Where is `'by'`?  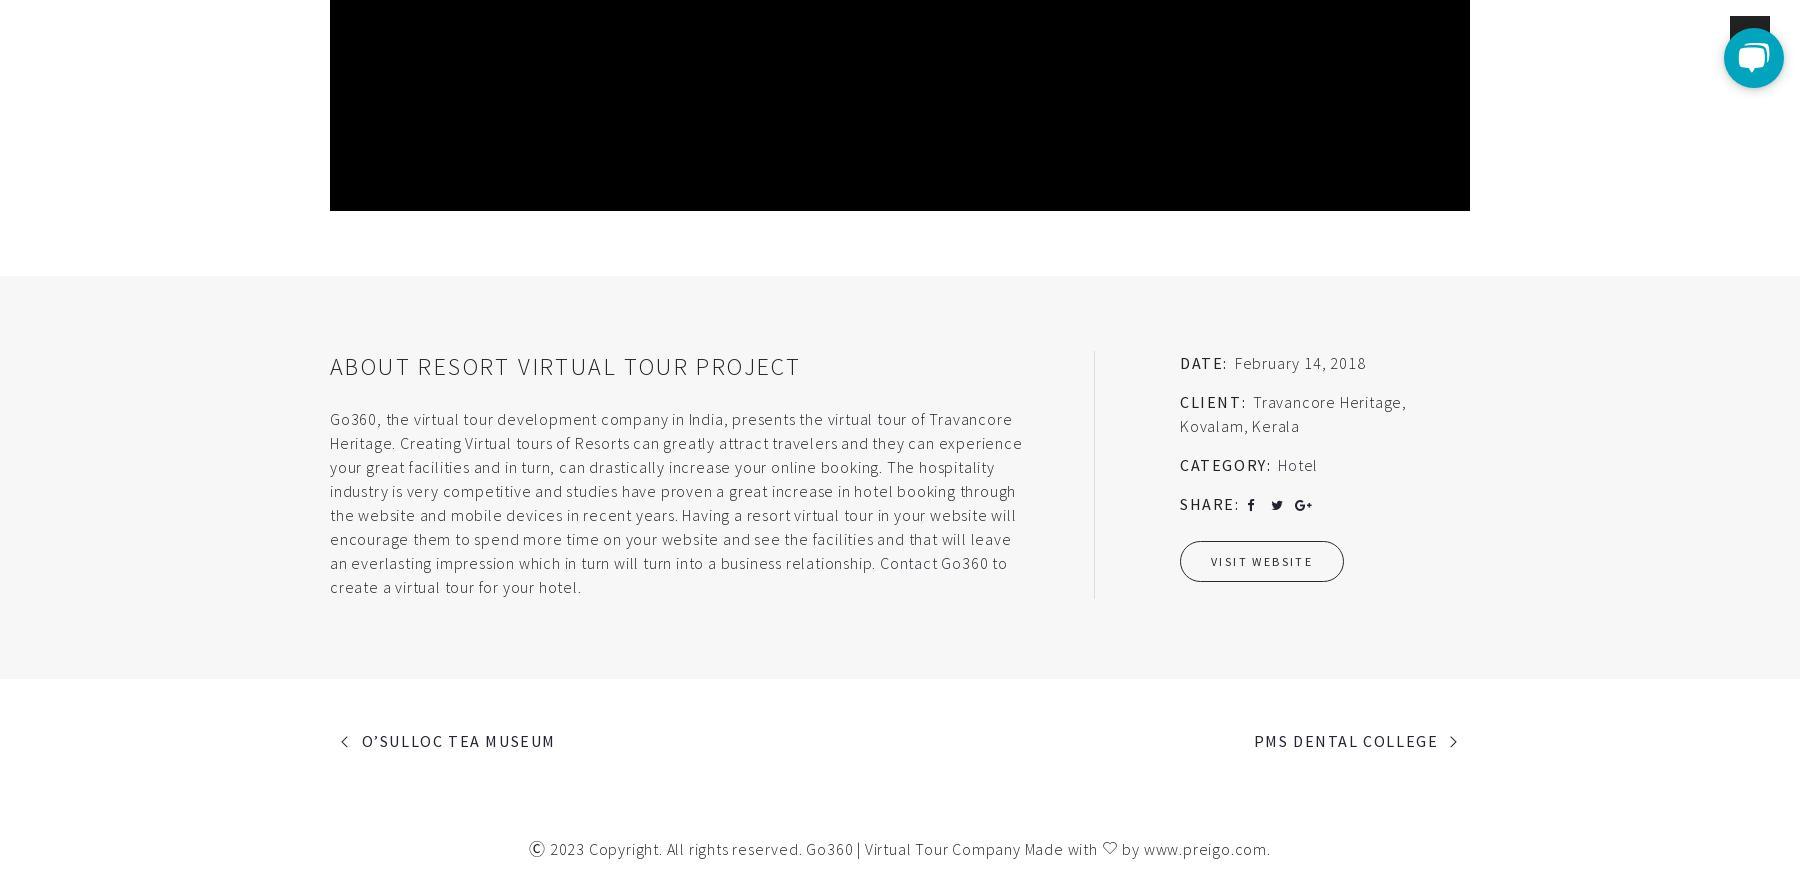
'by' is located at coordinates (1129, 847).